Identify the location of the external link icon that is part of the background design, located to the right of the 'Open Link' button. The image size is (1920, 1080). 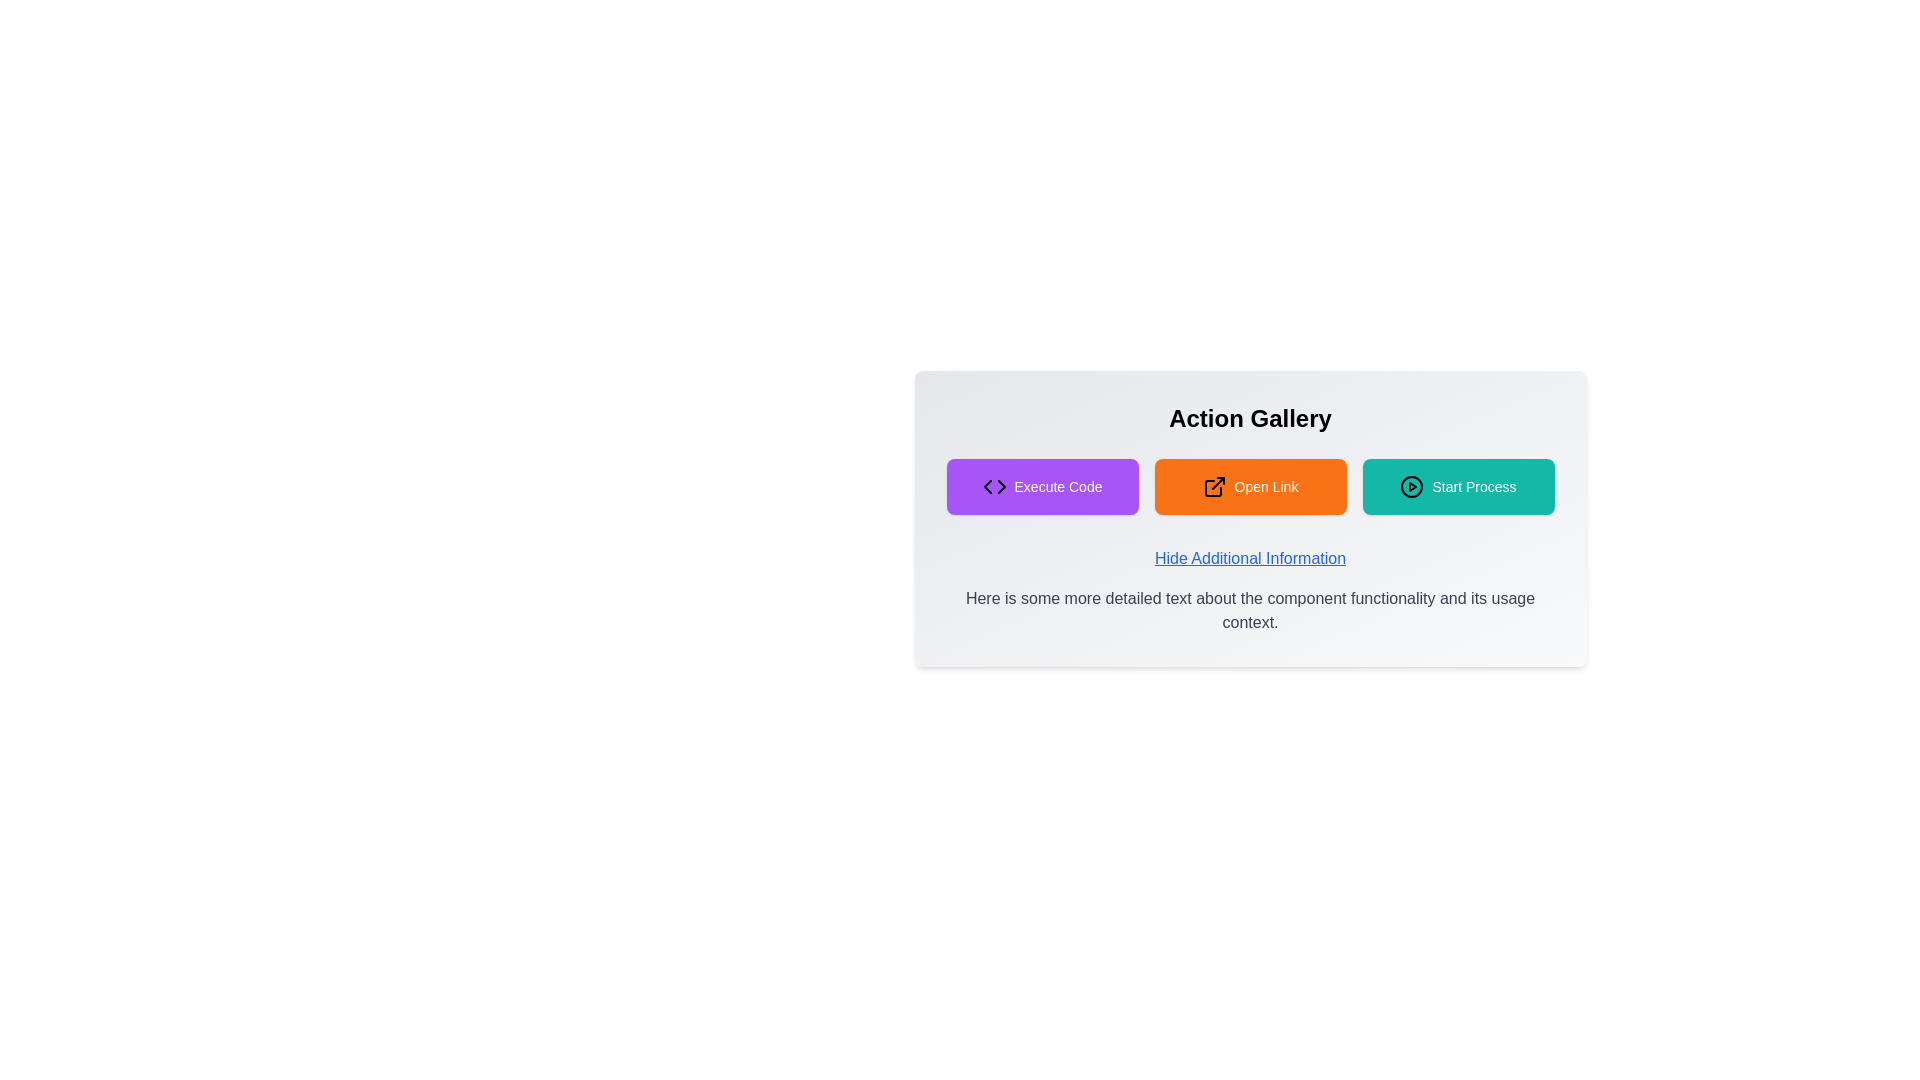
(1212, 488).